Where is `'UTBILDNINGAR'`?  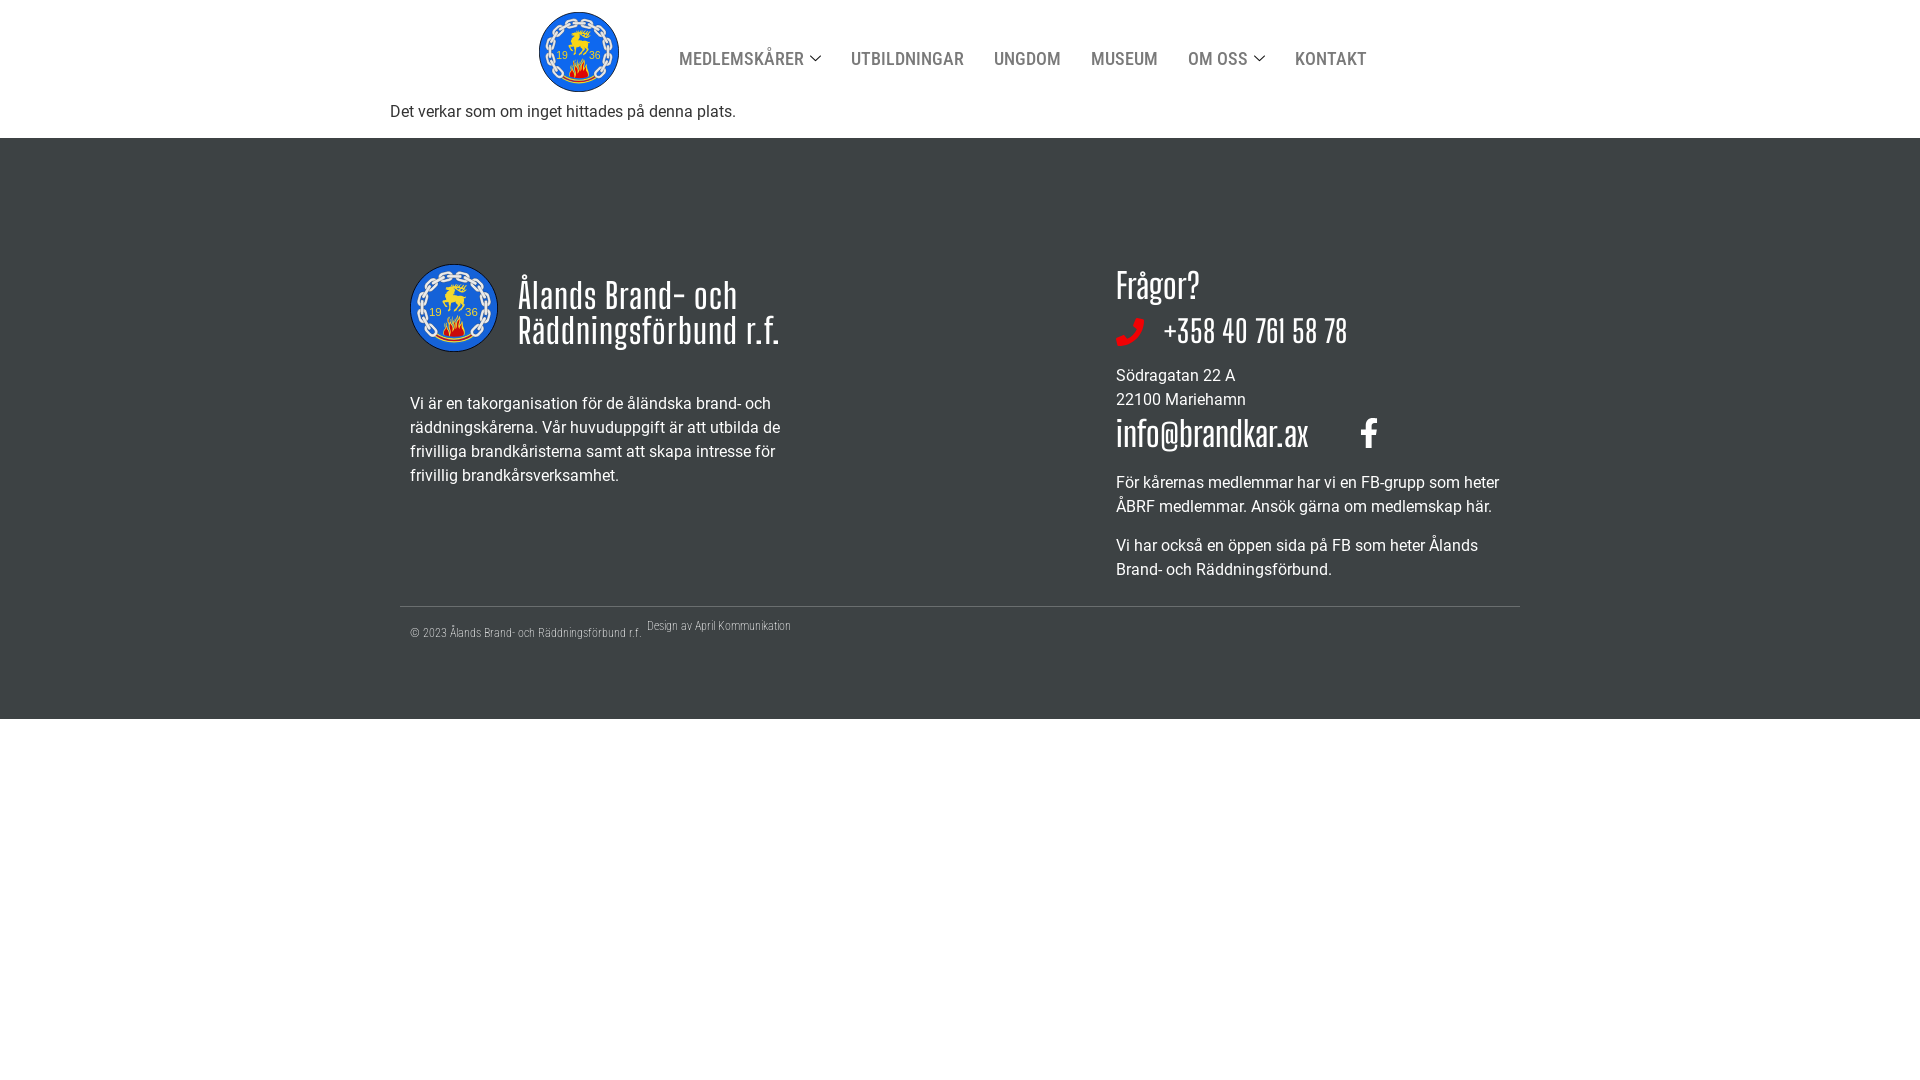 'UTBILDNINGAR' is located at coordinates (906, 57).